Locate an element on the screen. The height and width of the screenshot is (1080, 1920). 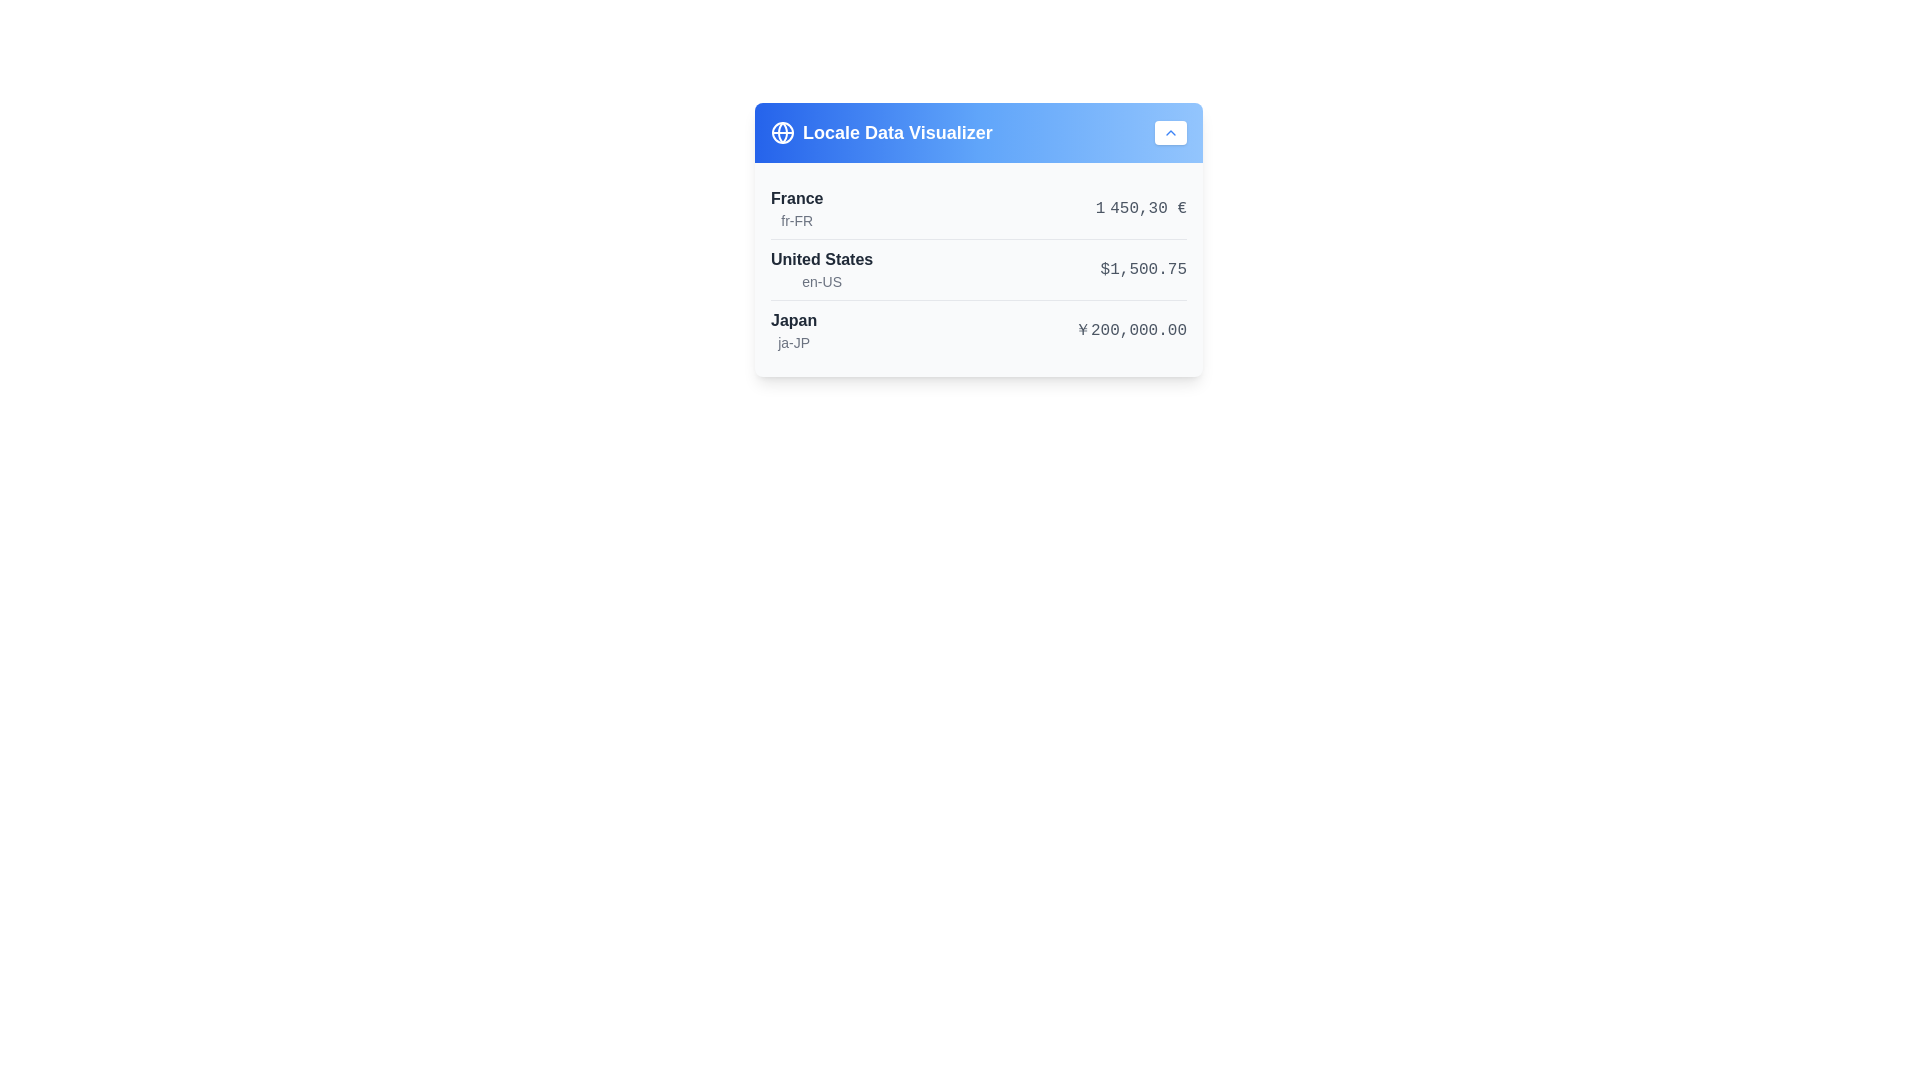
text element displaying 'Japan' in bold dark gray font and 'ja-JP' in smaller light gray font, located in the third row of the 'Locale Data Visualizer' card layout is located at coordinates (793, 330).